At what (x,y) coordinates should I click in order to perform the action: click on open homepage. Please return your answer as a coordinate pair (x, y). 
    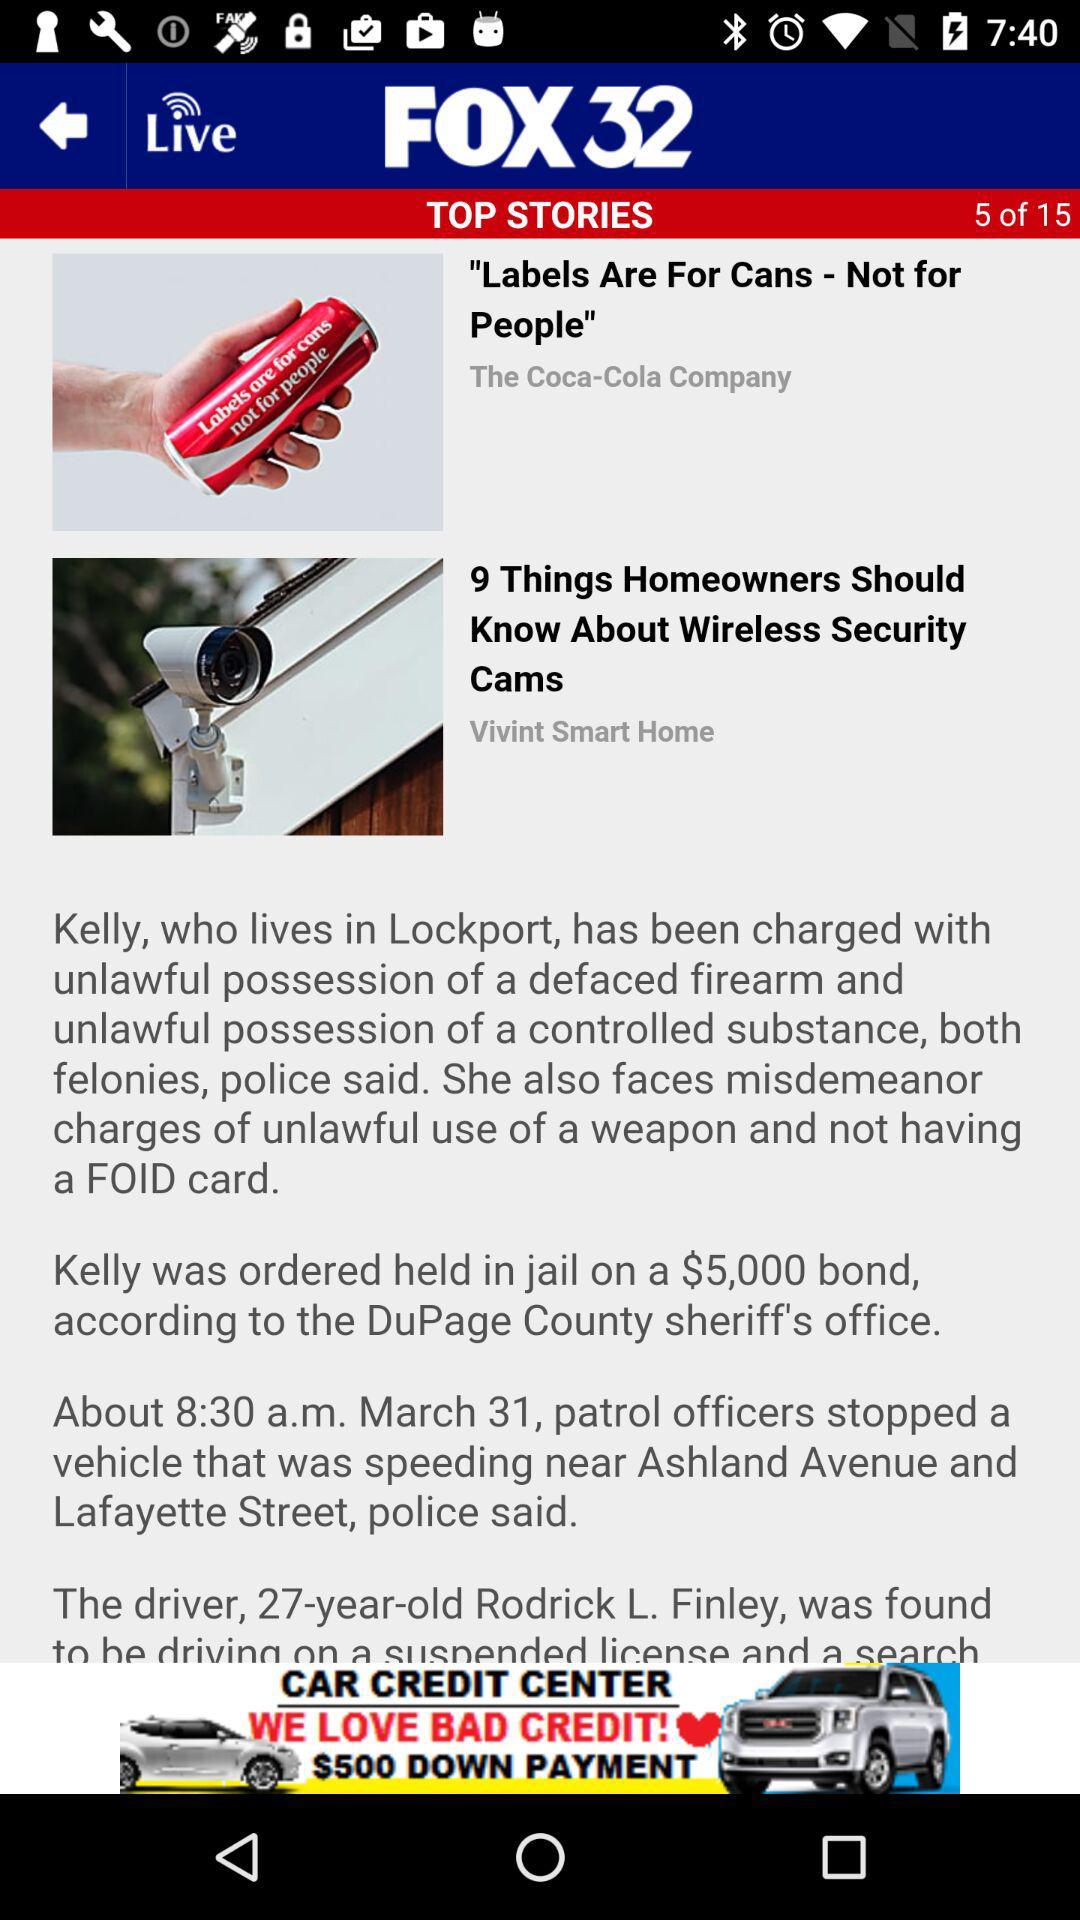
    Looking at the image, I should click on (540, 124).